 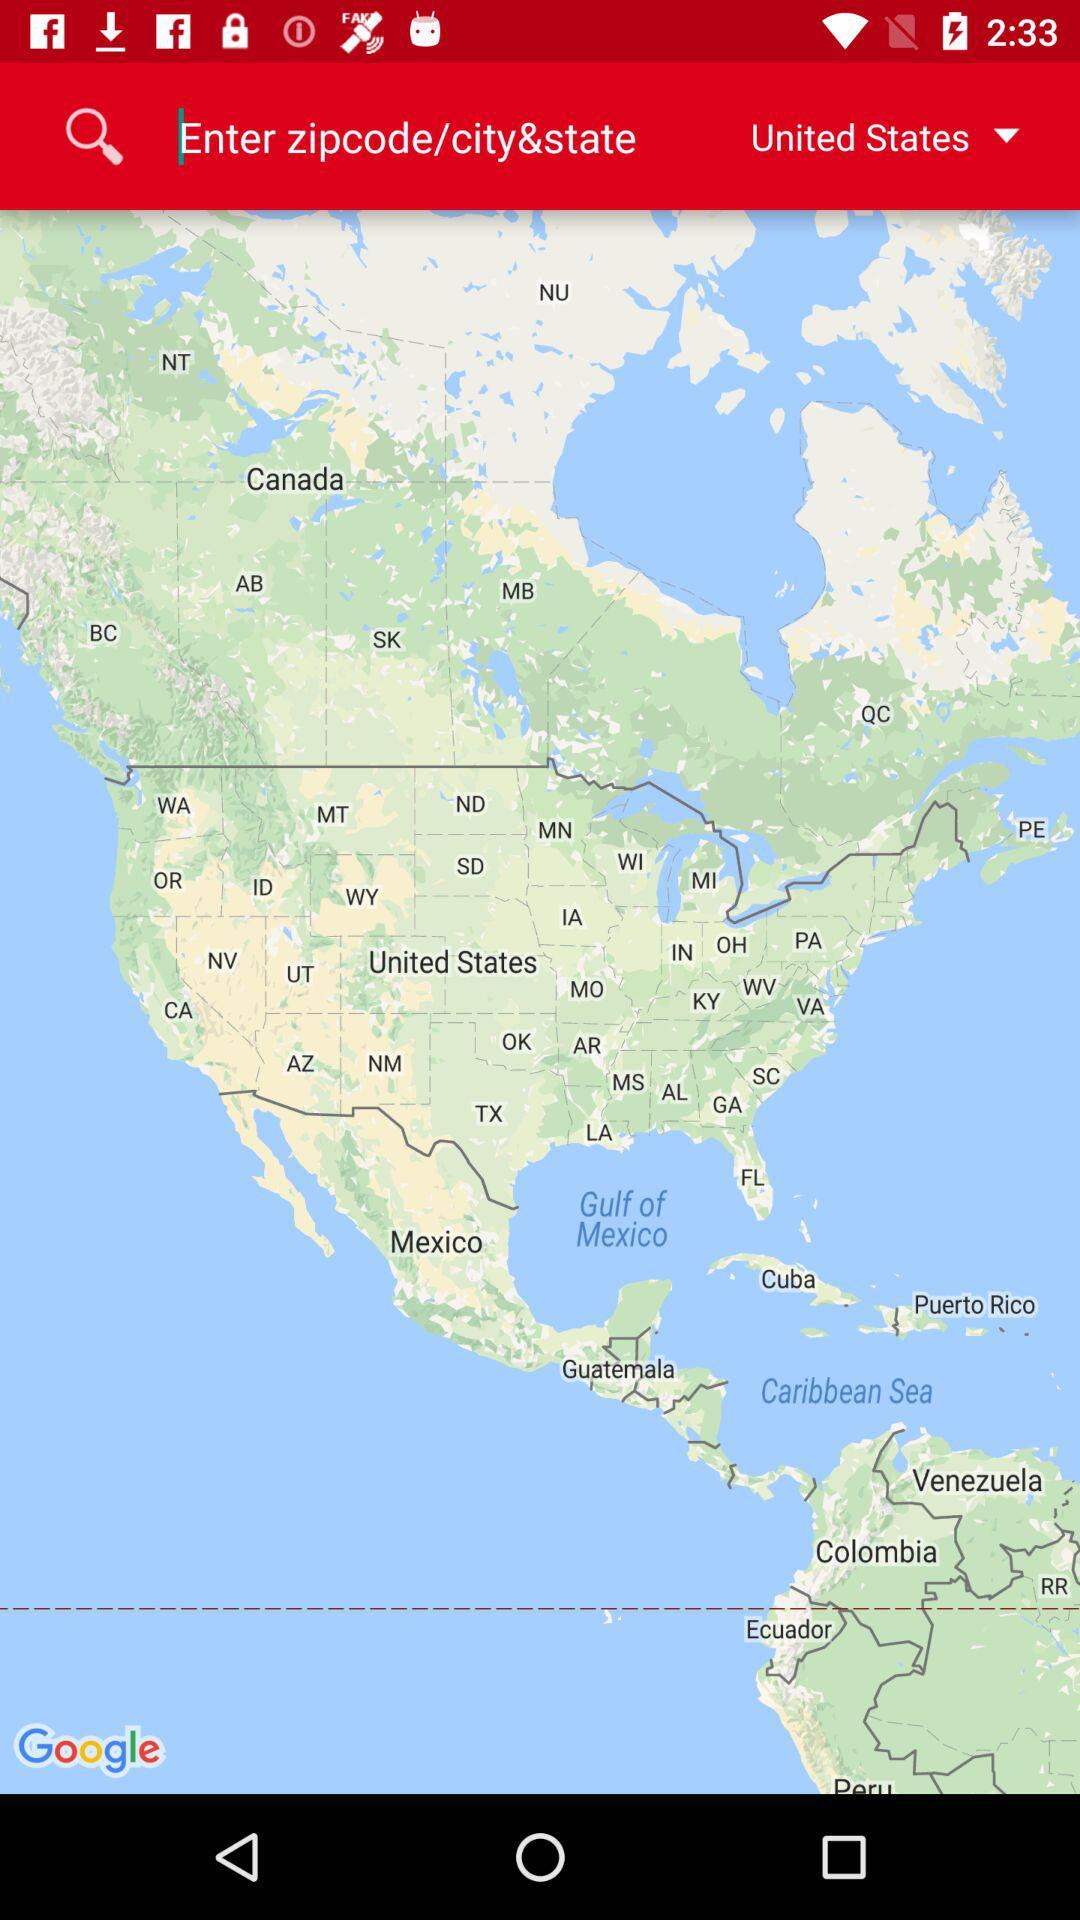 I want to click on the united states at the top right corner, so click(x=853, y=135).